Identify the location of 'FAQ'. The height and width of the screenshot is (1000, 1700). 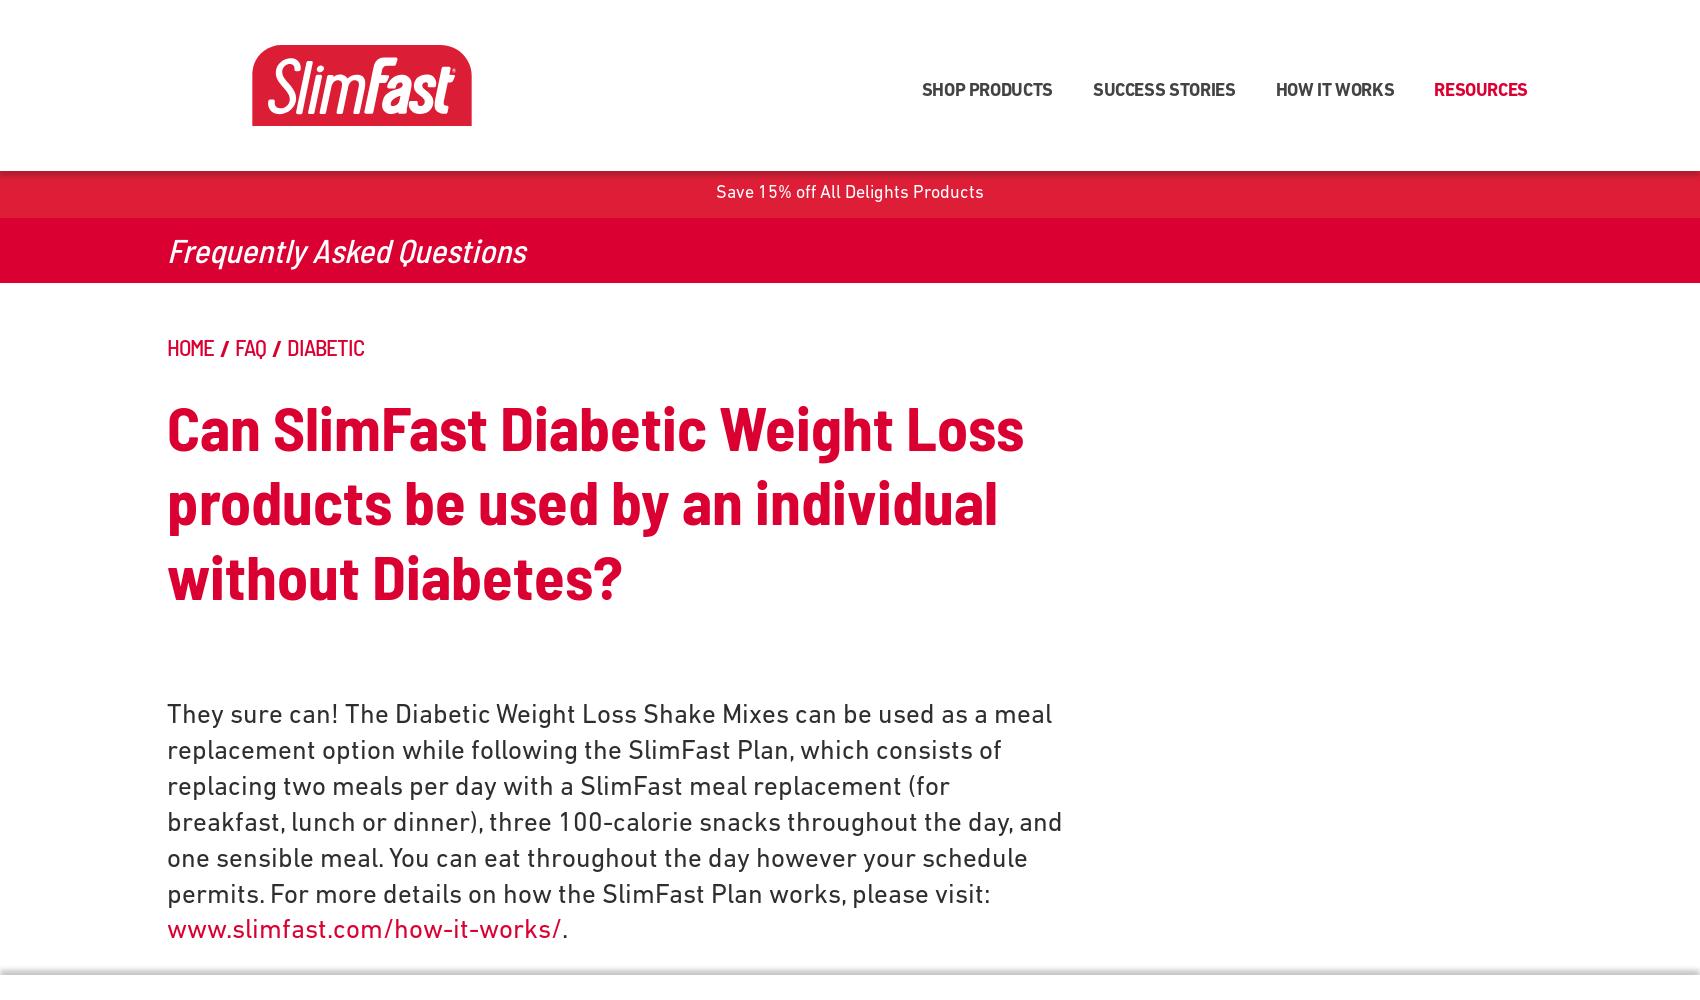
(250, 345).